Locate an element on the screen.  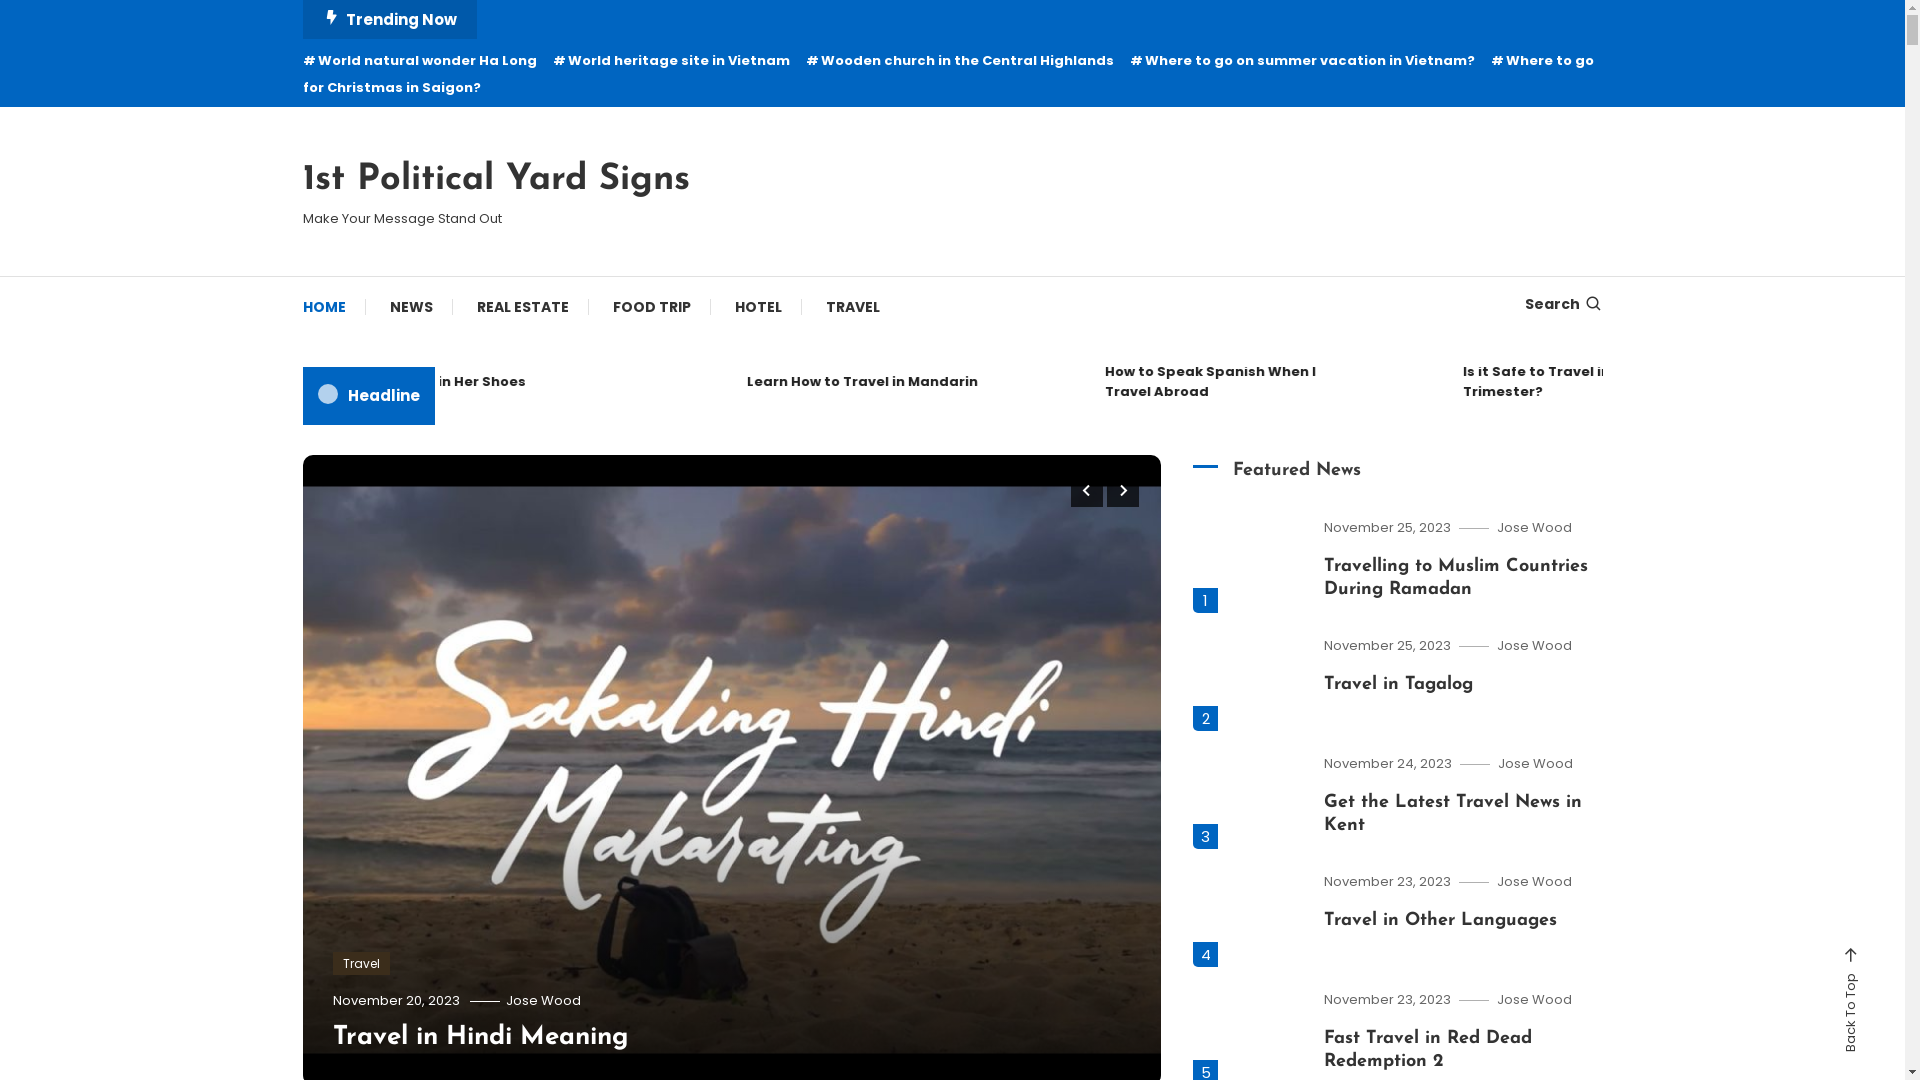
'Get the Latest Travel News in Kent' is located at coordinates (1453, 813).